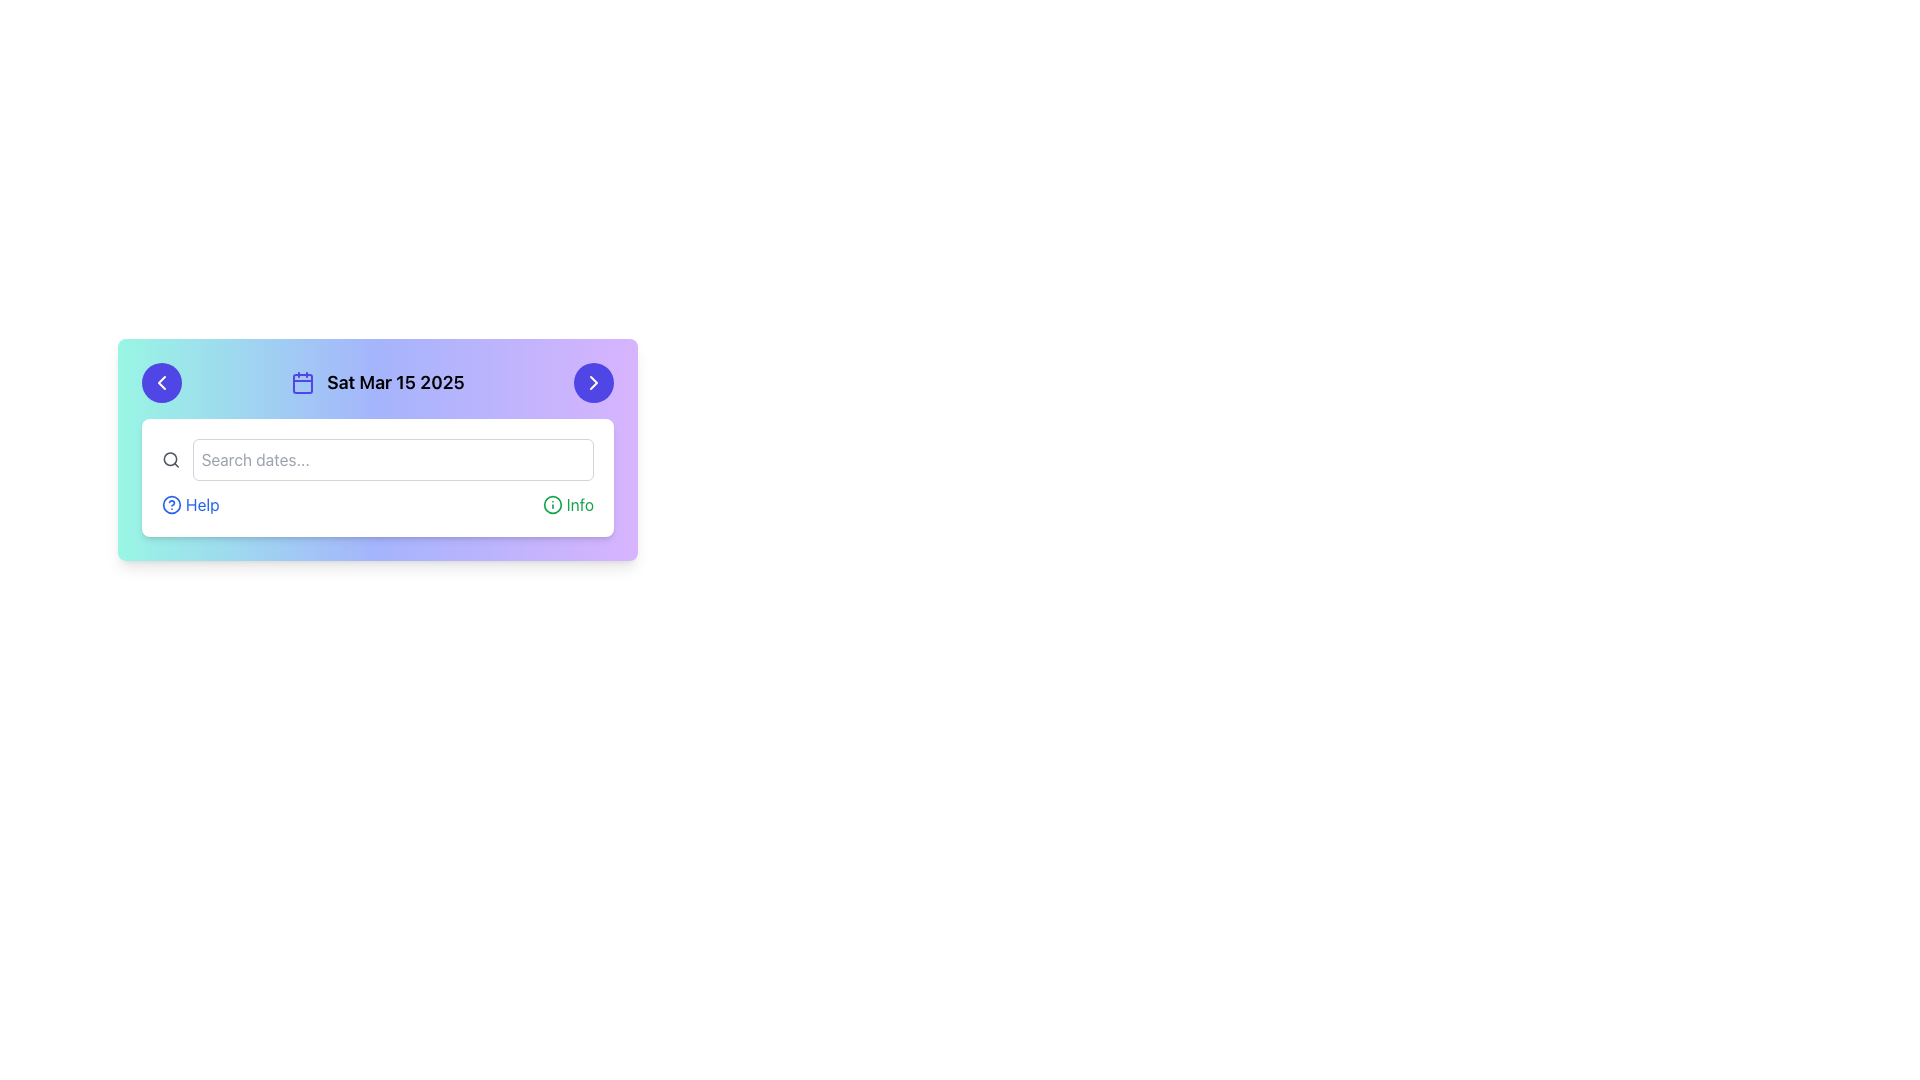 This screenshot has height=1080, width=1920. Describe the element at coordinates (202, 504) in the screenshot. I see `the help hyperlink located at the lower left of the main user interface section, positioned to the right of the question mark icon and left of the 'Info' section` at that location.